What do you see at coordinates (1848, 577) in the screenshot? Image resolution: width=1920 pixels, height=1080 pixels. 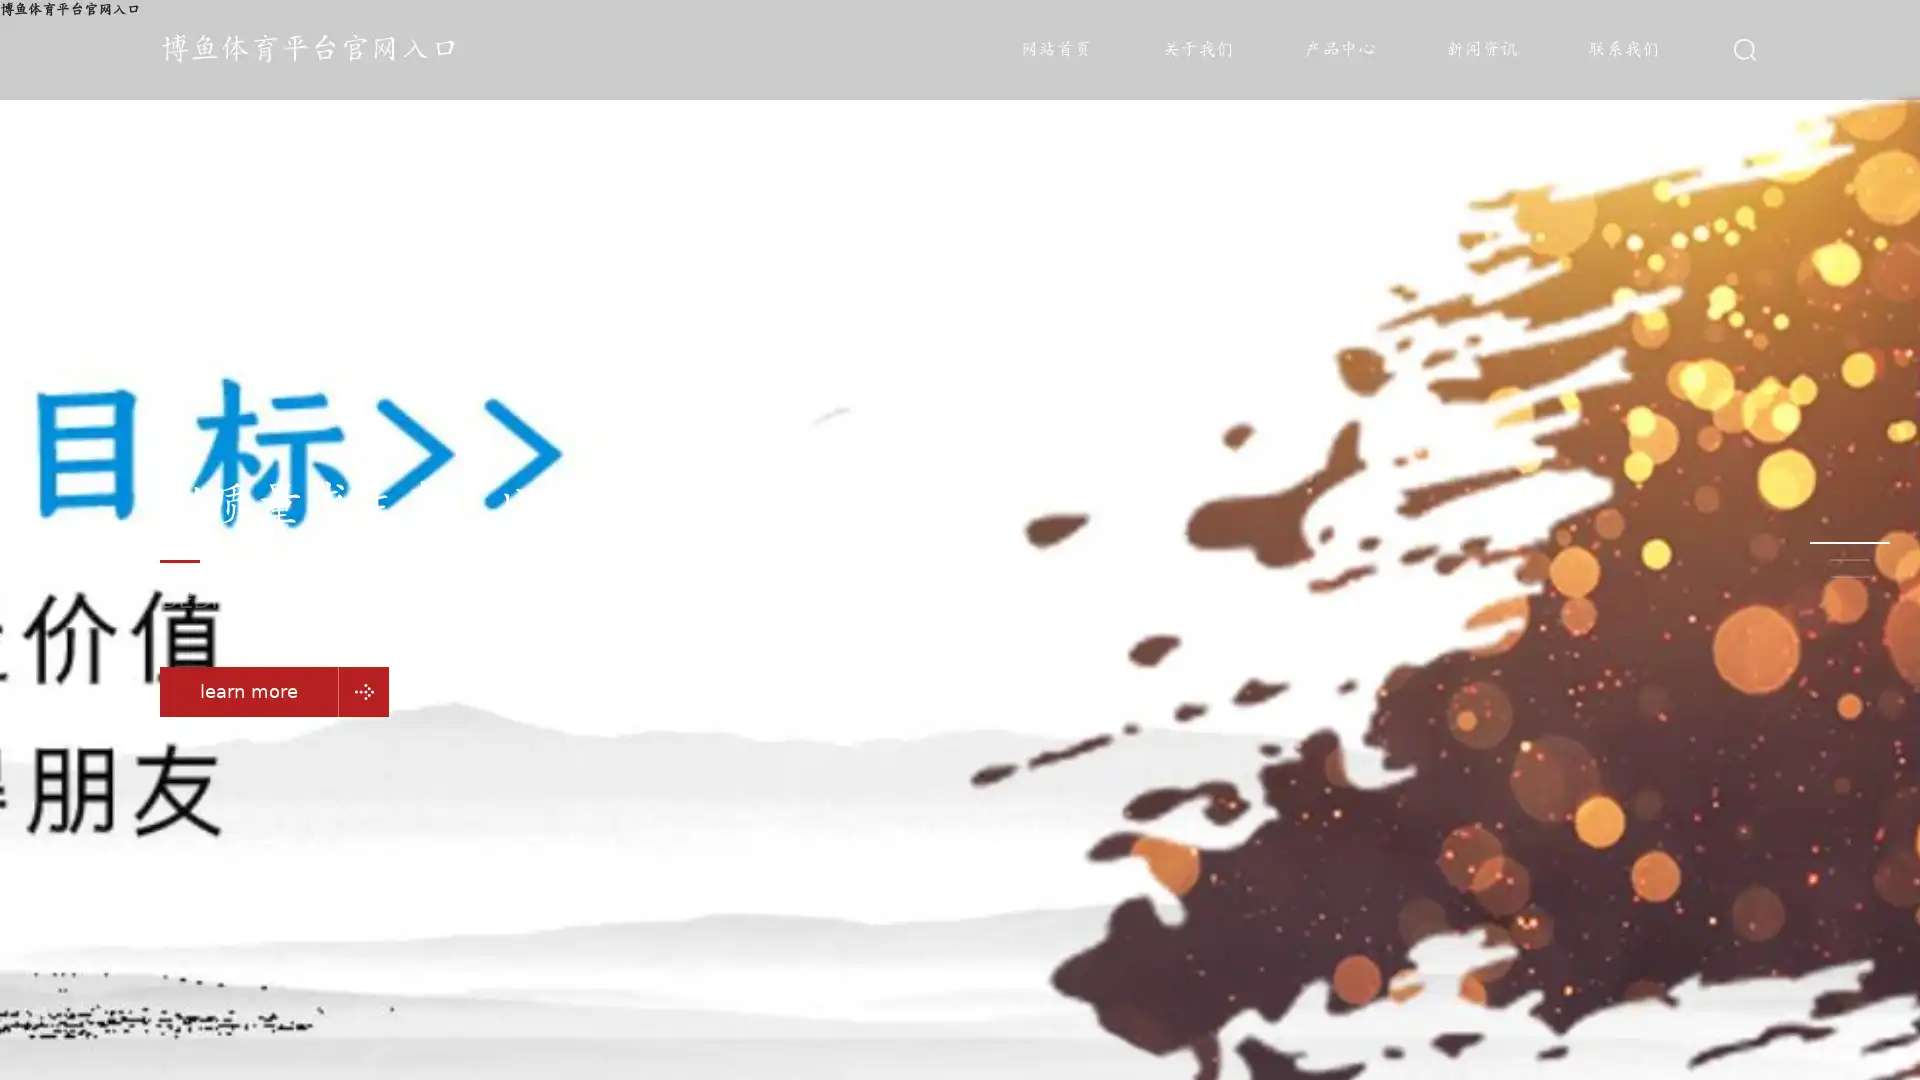 I see `Go to slide 3` at bounding box center [1848, 577].